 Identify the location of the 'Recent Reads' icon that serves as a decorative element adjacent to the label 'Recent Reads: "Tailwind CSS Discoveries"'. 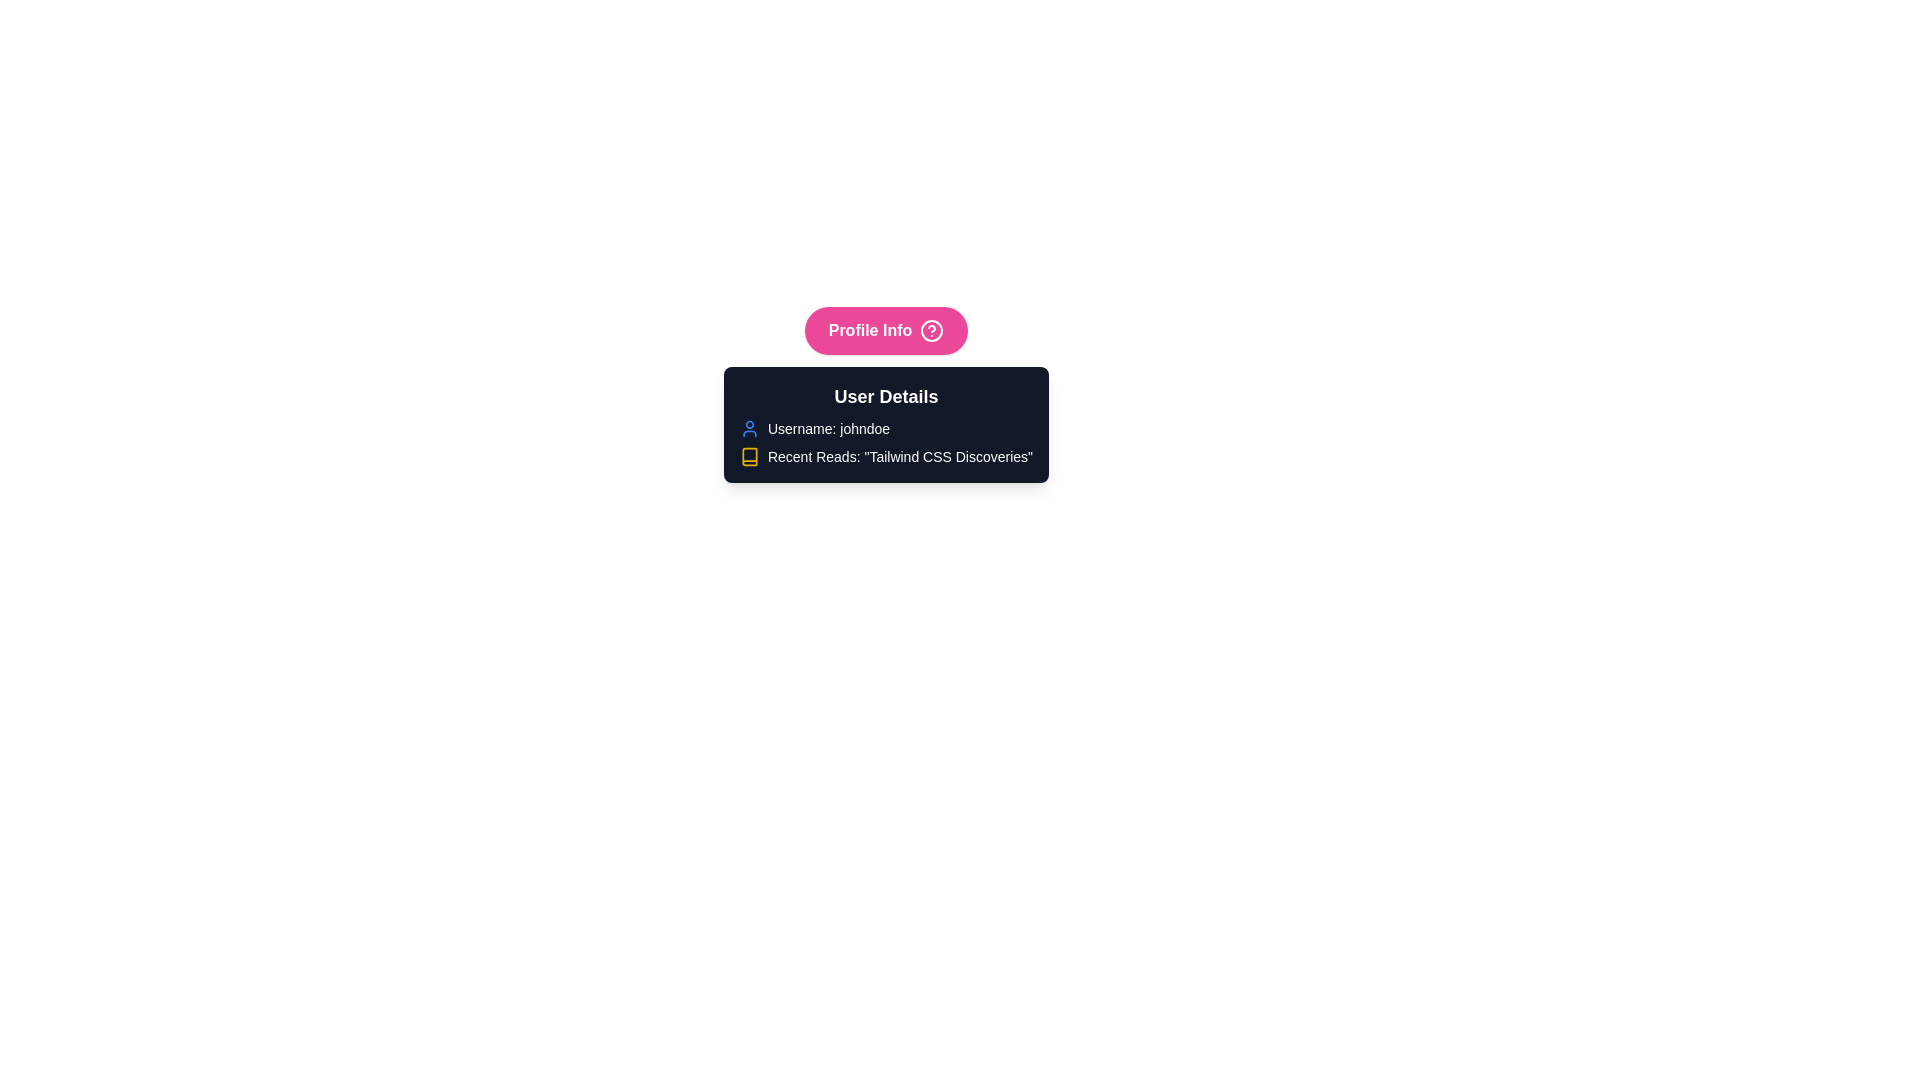
(748, 456).